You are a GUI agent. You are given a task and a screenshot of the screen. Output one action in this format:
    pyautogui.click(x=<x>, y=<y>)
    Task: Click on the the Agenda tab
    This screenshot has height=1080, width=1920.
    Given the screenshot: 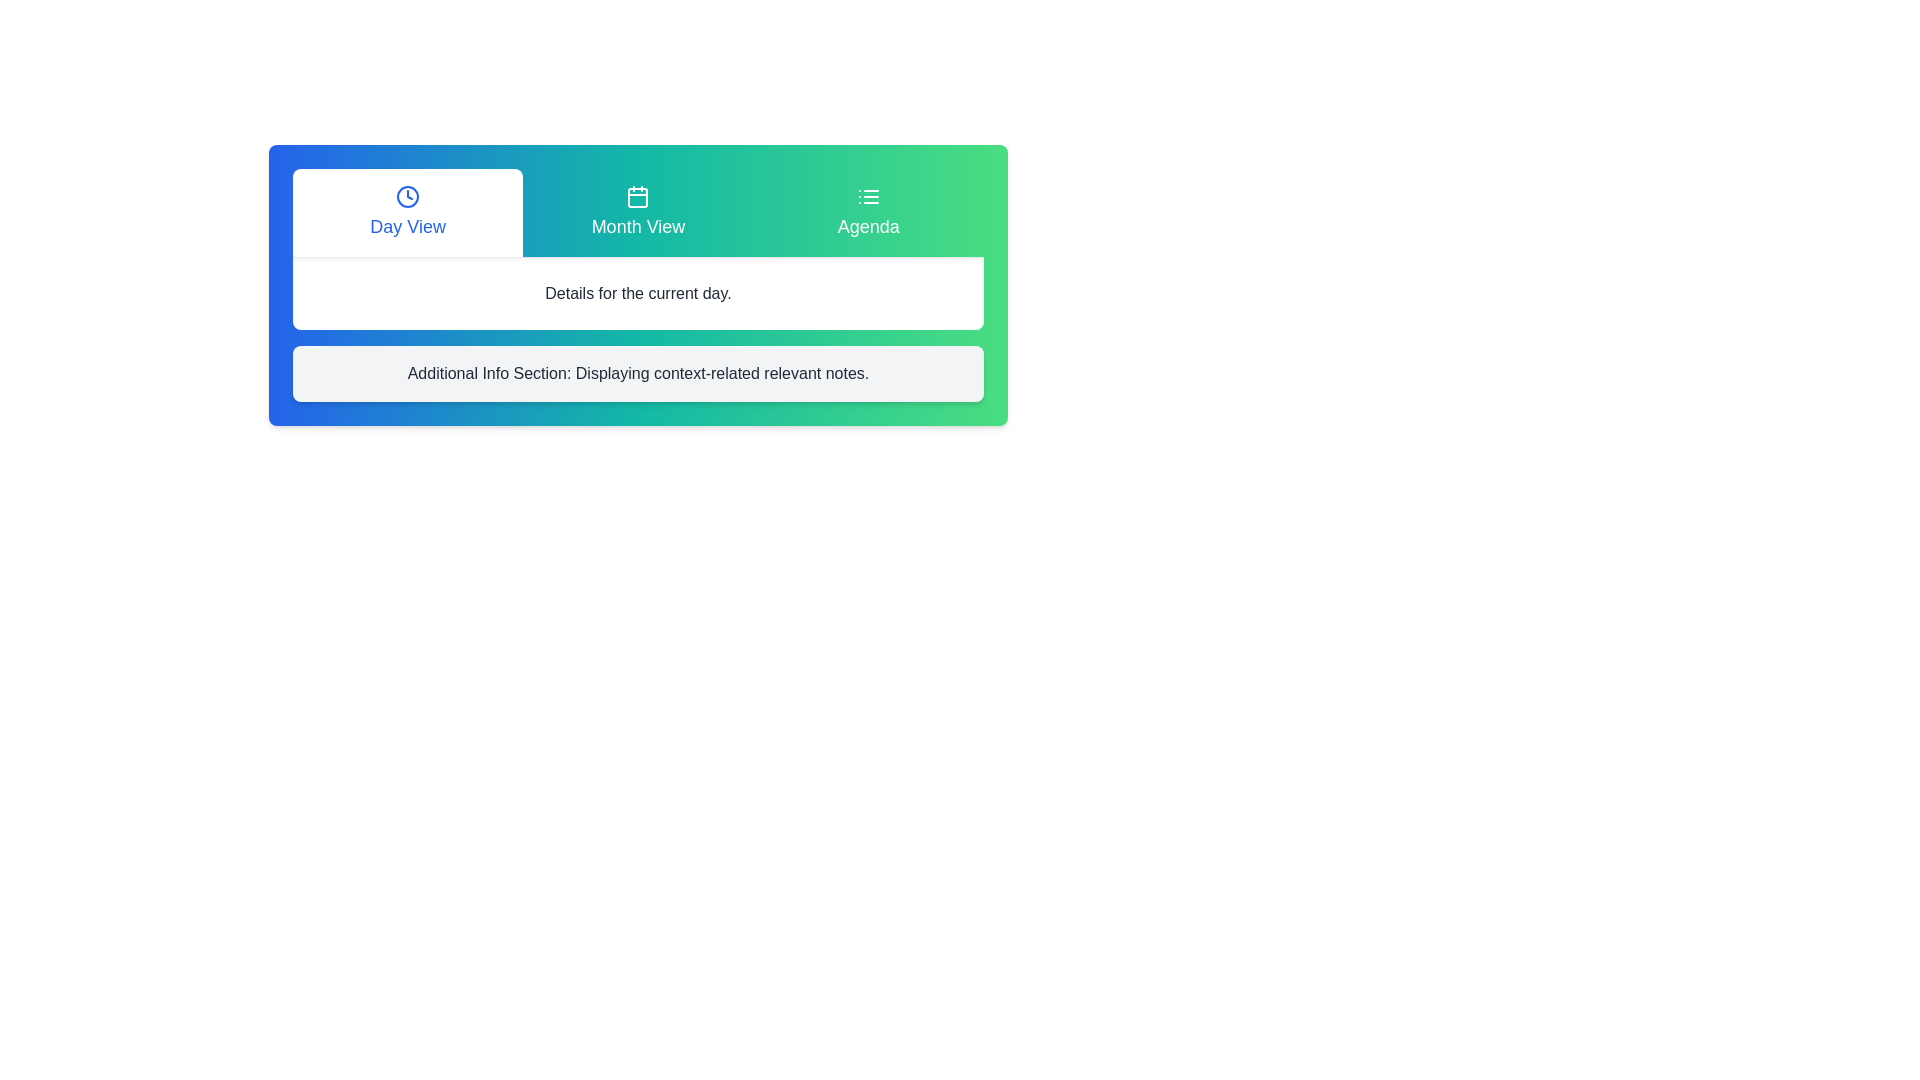 What is the action you would take?
    pyautogui.click(x=868, y=212)
    